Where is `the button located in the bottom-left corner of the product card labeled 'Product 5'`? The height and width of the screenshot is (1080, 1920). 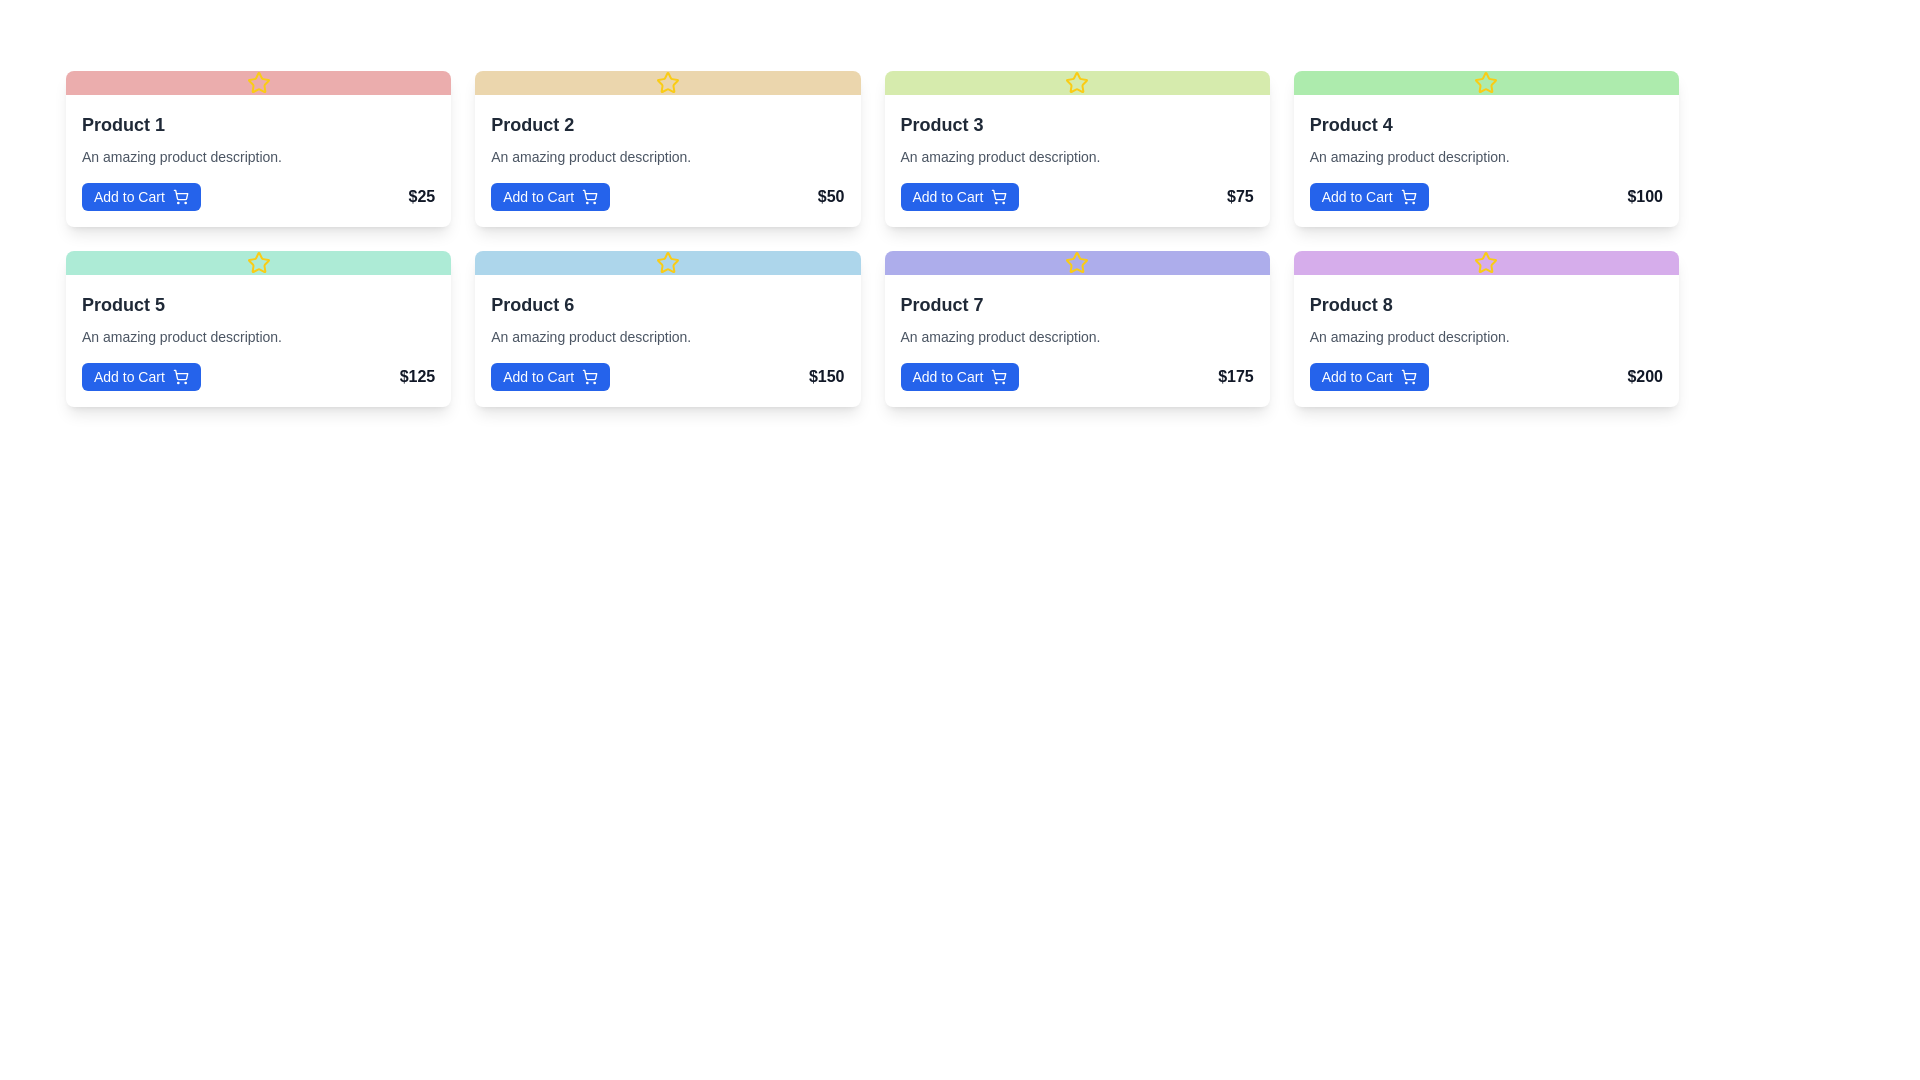
the button located in the bottom-left corner of the product card labeled 'Product 5' is located at coordinates (140, 377).